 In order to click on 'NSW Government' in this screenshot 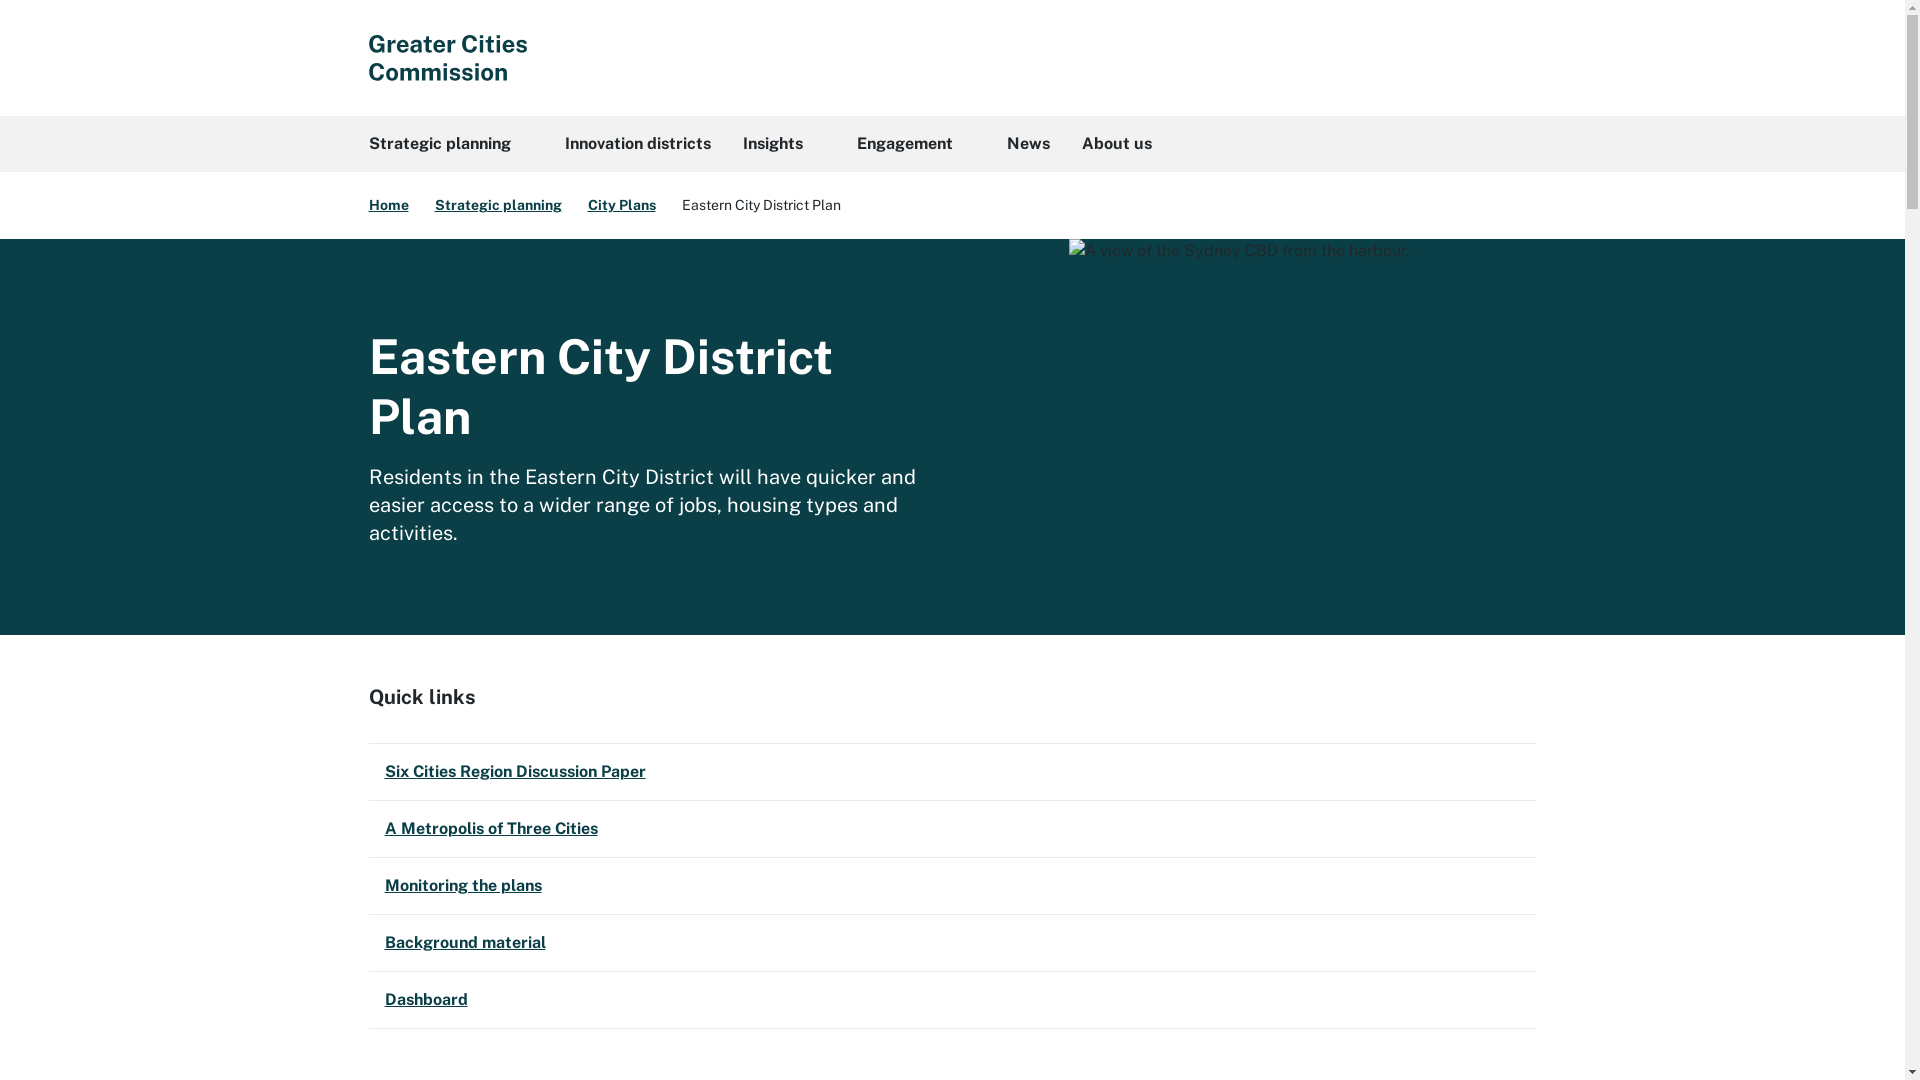, I will do `click(445, 56)`.